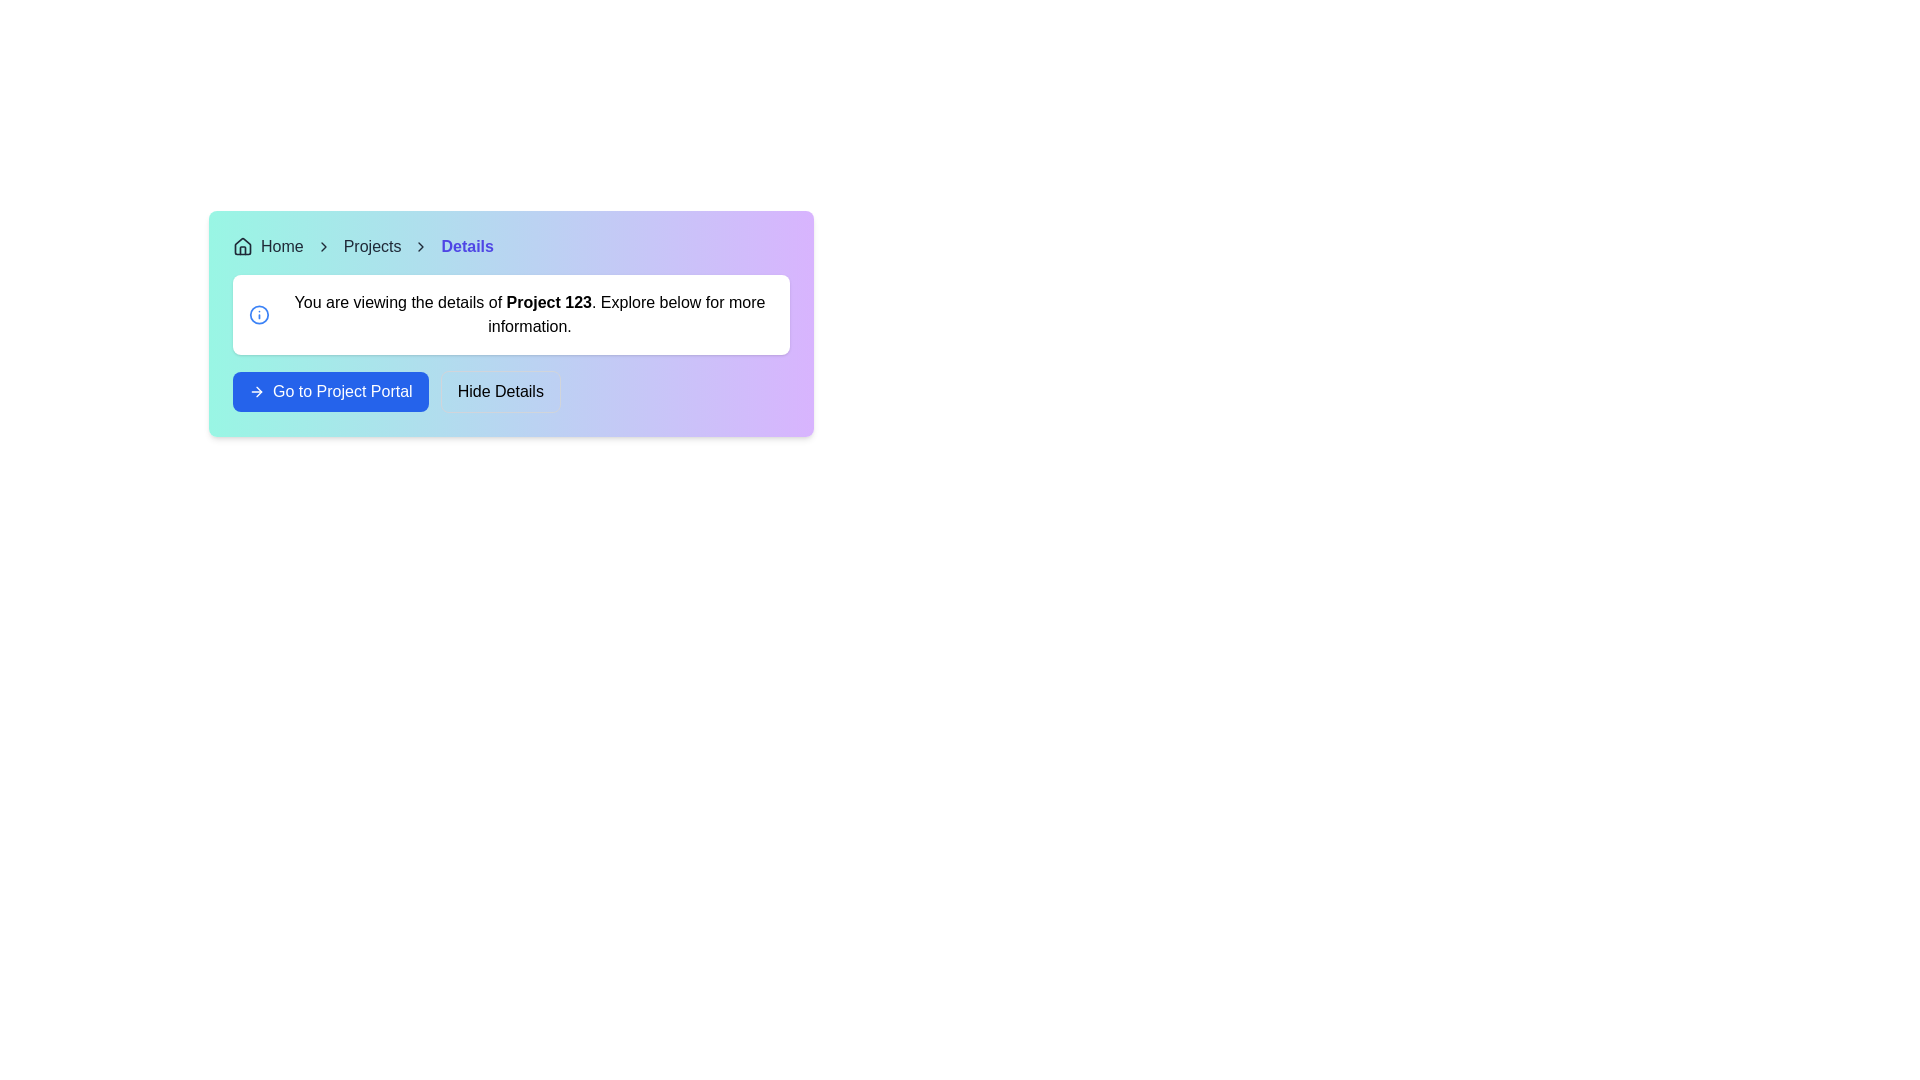  What do you see at coordinates (372, 245) in the screenshot?
I see `the second text node in the breadcrumb navigation sequence, located between 'Home' and 'Details', to indicate the current page` at bounding box center [372, 245].